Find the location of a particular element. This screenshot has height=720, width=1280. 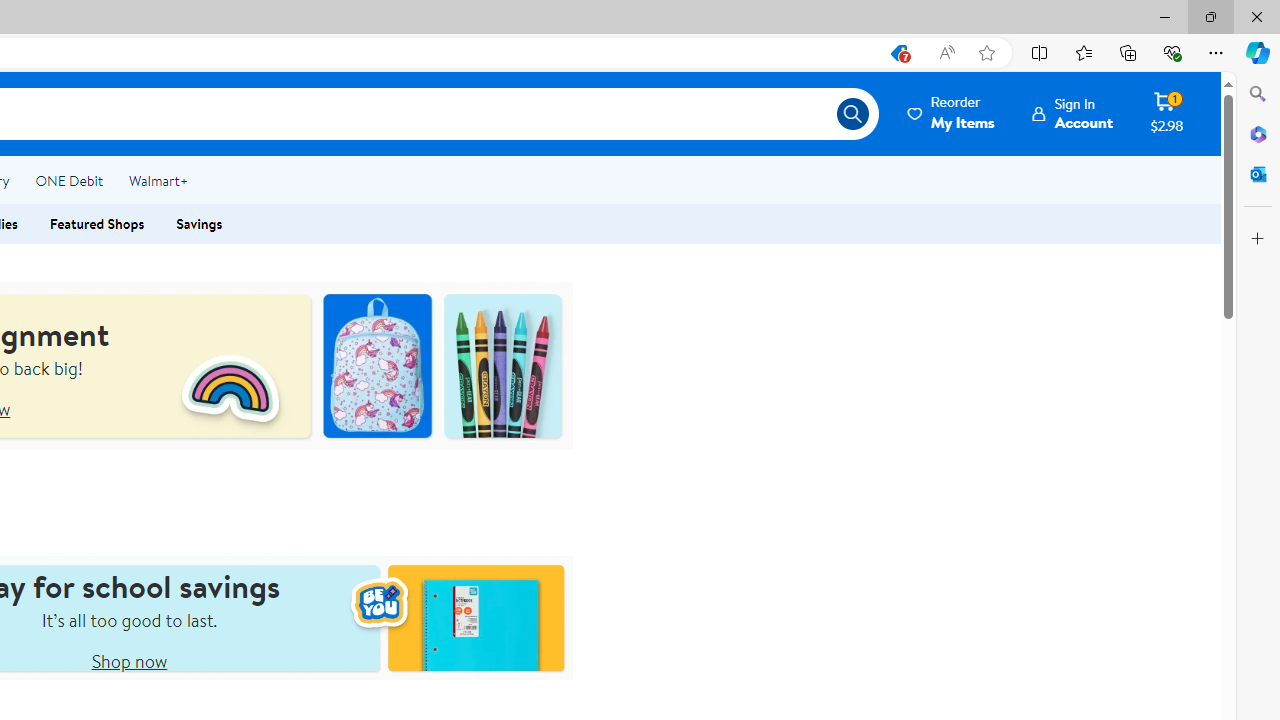

'Featured Shops' is located at coordinates (96, 224).